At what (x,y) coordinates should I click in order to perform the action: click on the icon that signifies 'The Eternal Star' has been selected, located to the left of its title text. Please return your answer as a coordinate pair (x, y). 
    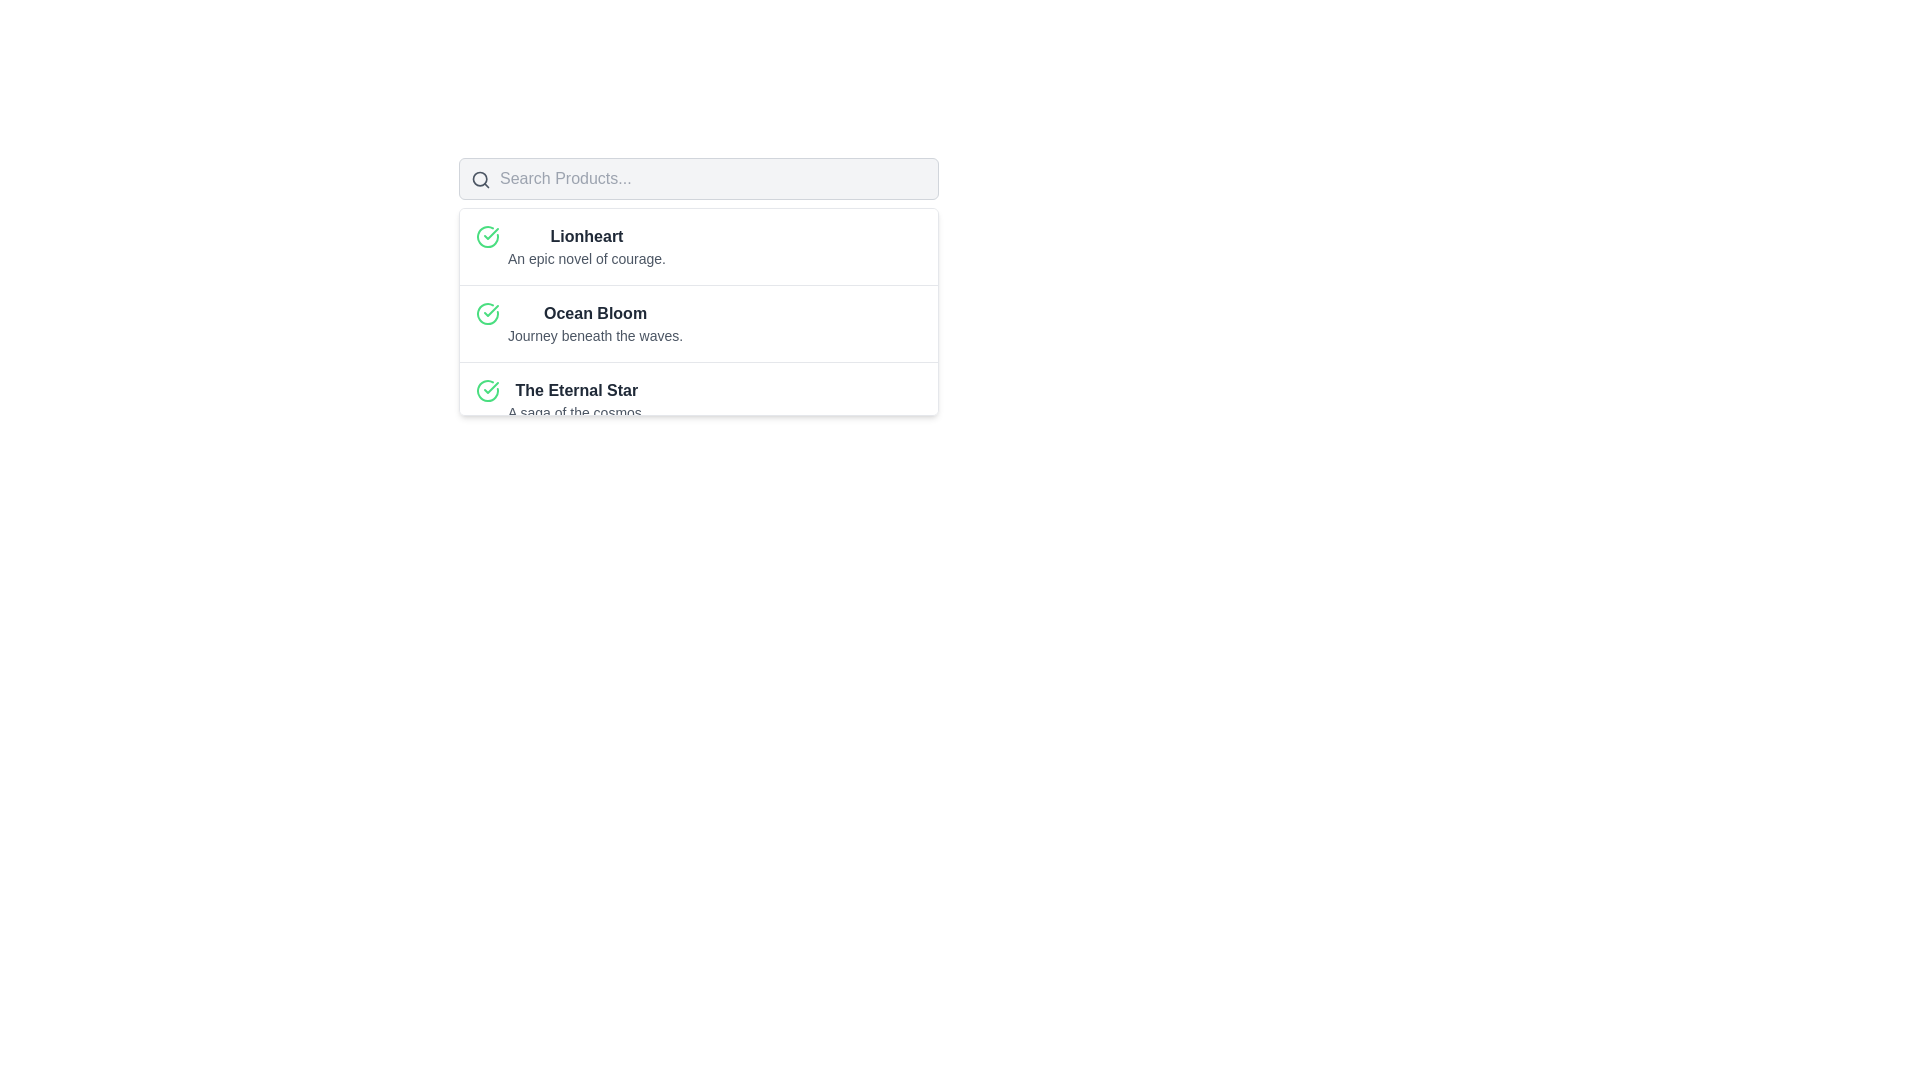
    Looking at the image, I should click on (488, 390).